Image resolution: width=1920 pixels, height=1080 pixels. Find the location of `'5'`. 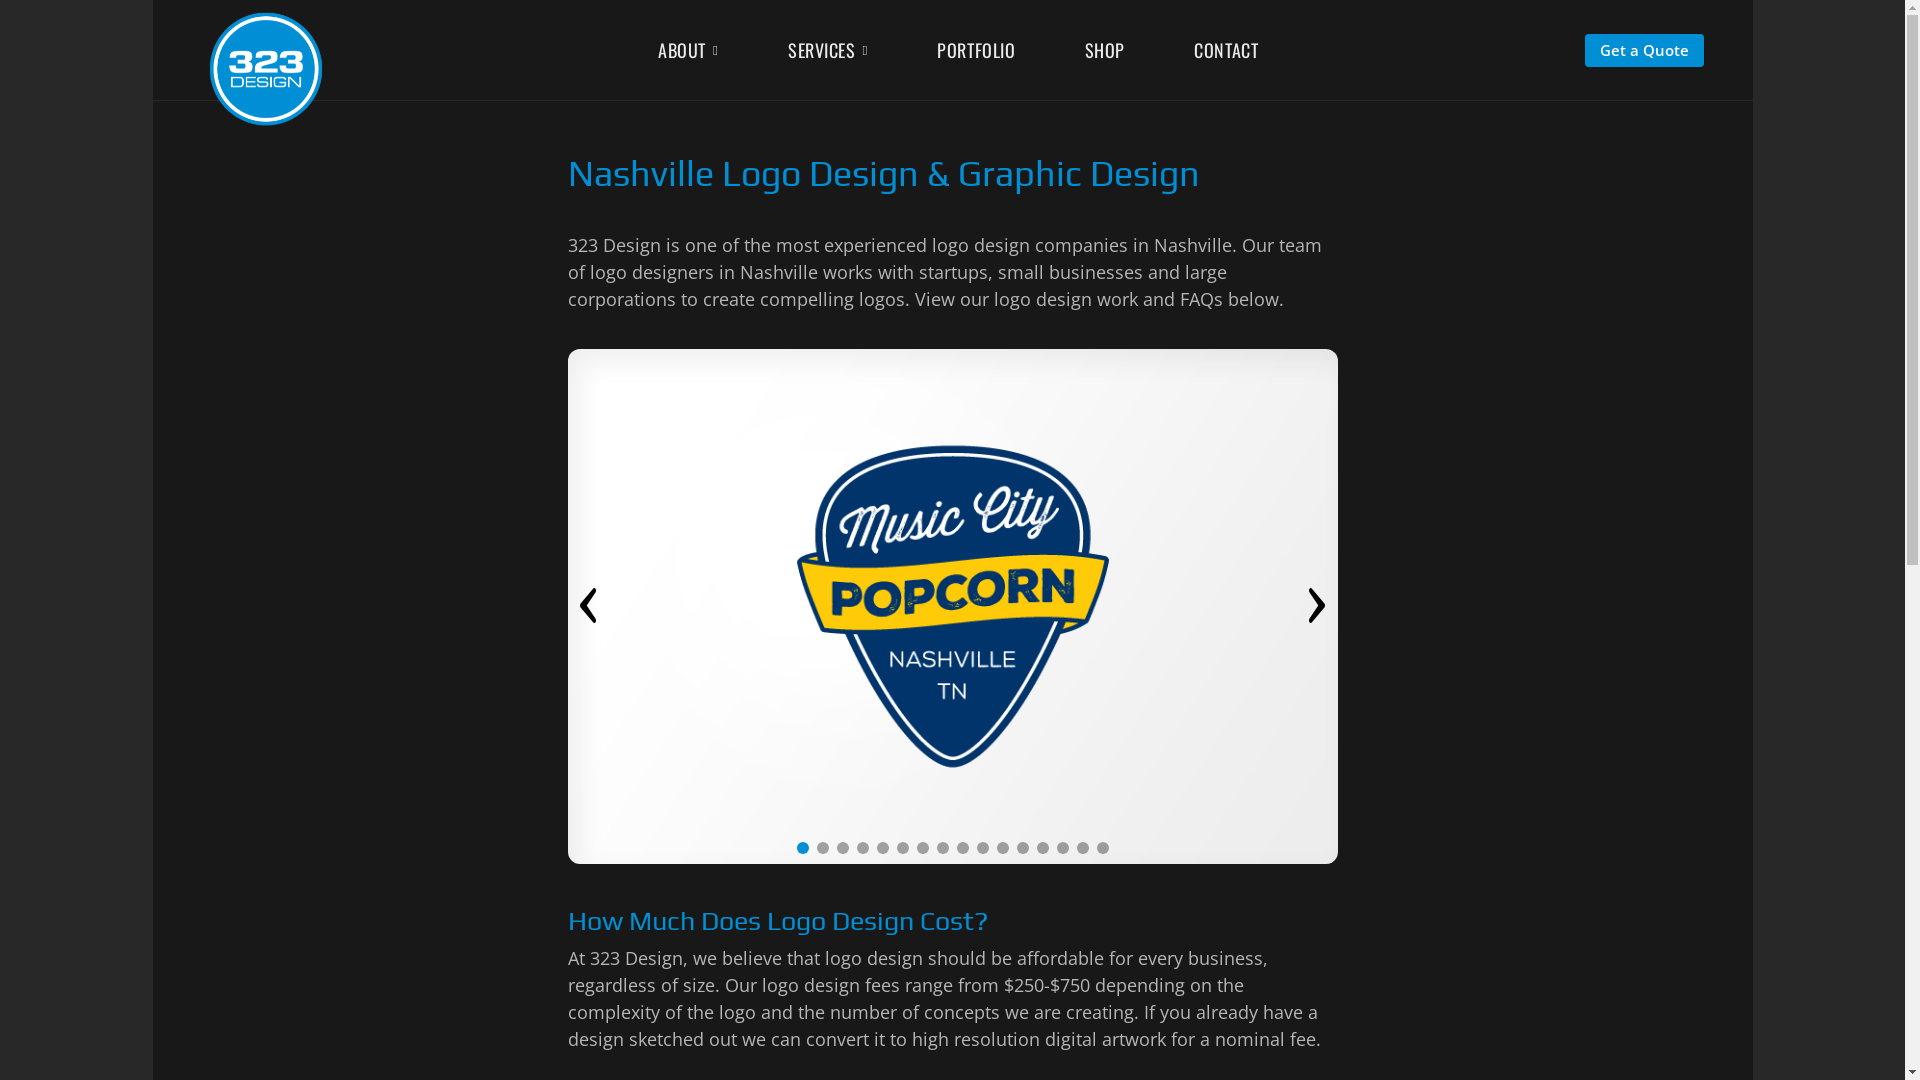

'5' is located at coordinates (875, 848).